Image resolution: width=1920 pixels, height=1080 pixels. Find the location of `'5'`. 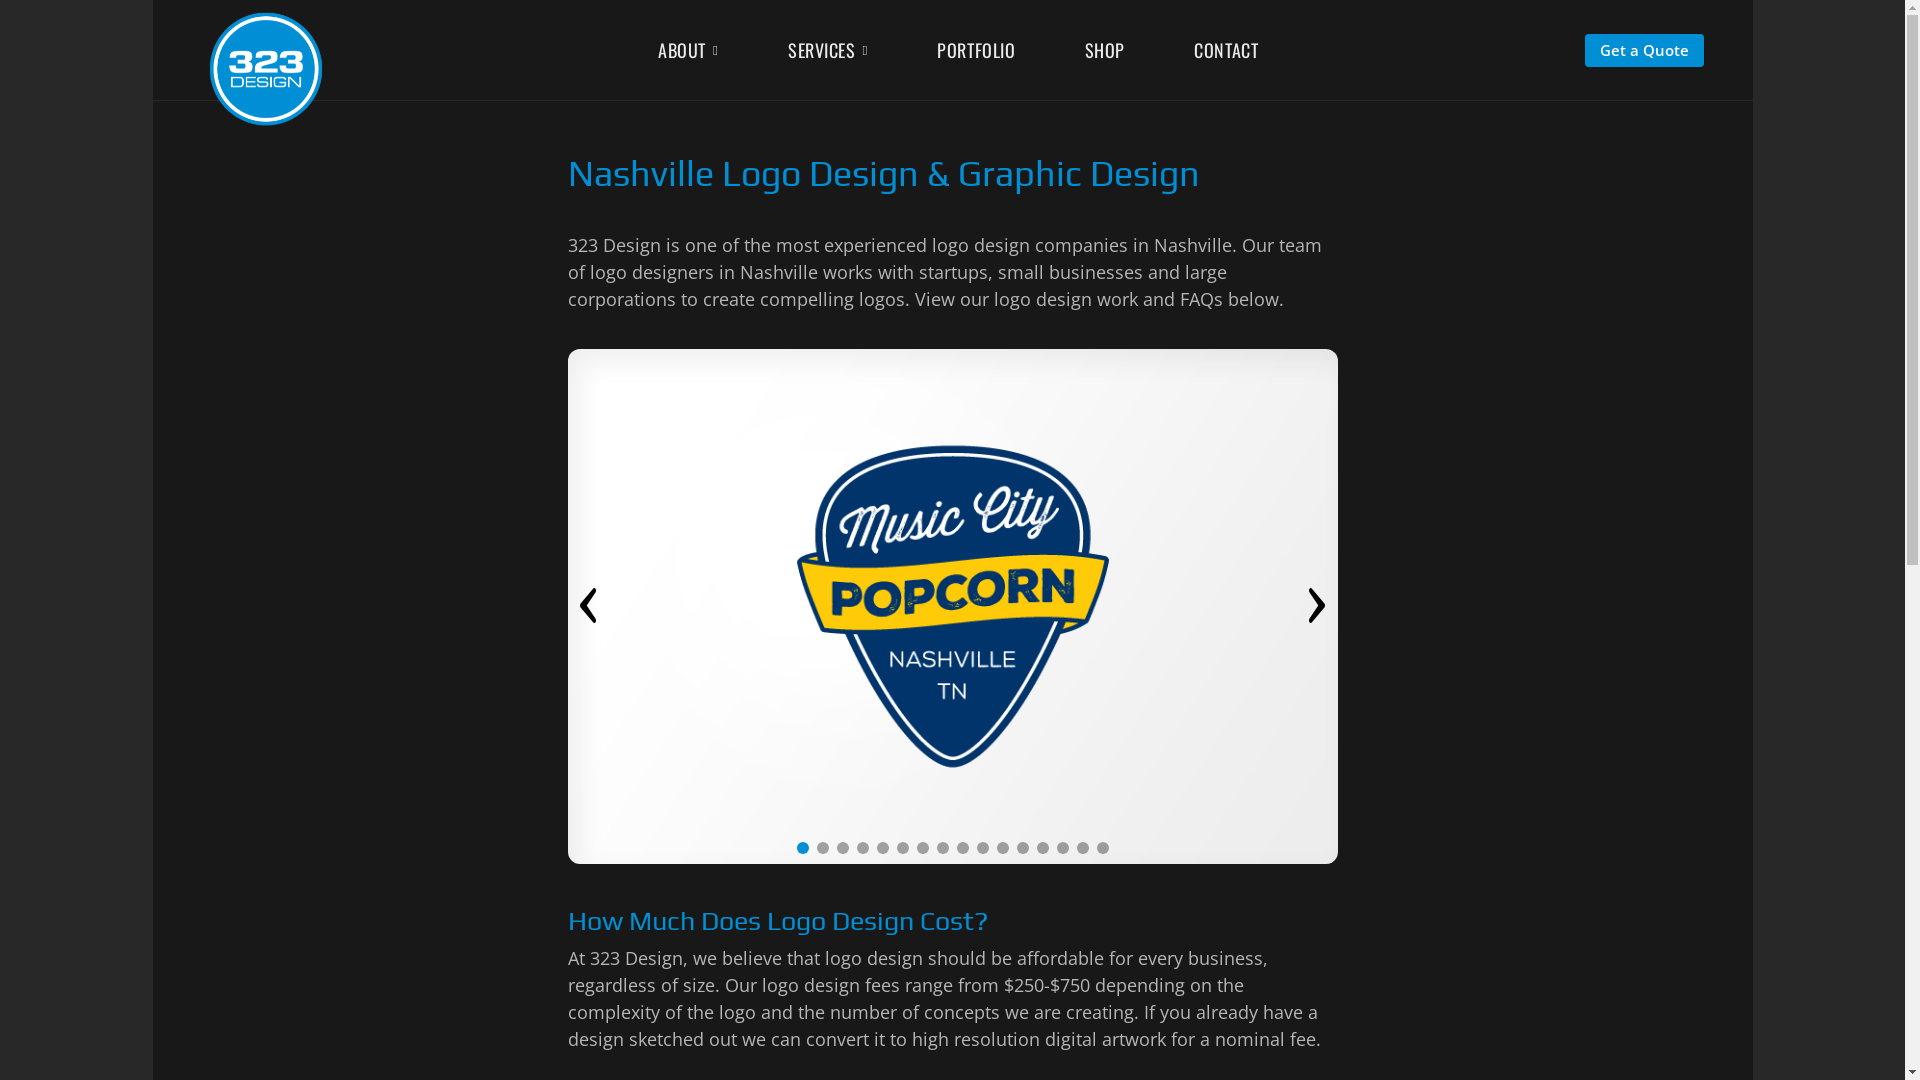

'5' is located at coordinates (875, 848).